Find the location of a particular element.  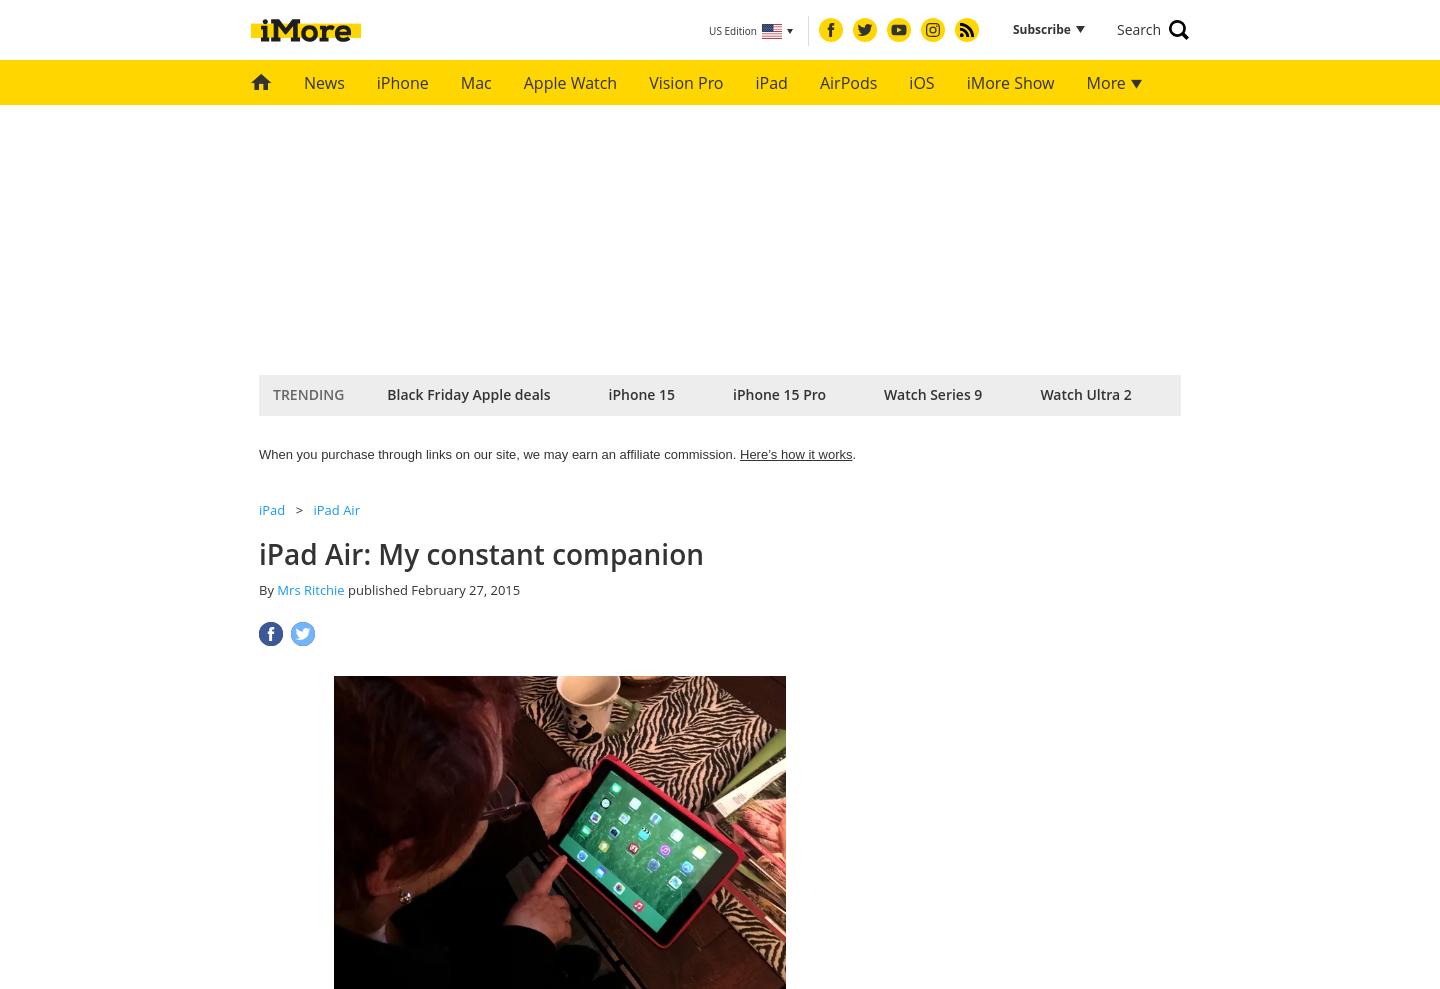

'Apple Guides & Specials' is located at coordinates (235, 130).